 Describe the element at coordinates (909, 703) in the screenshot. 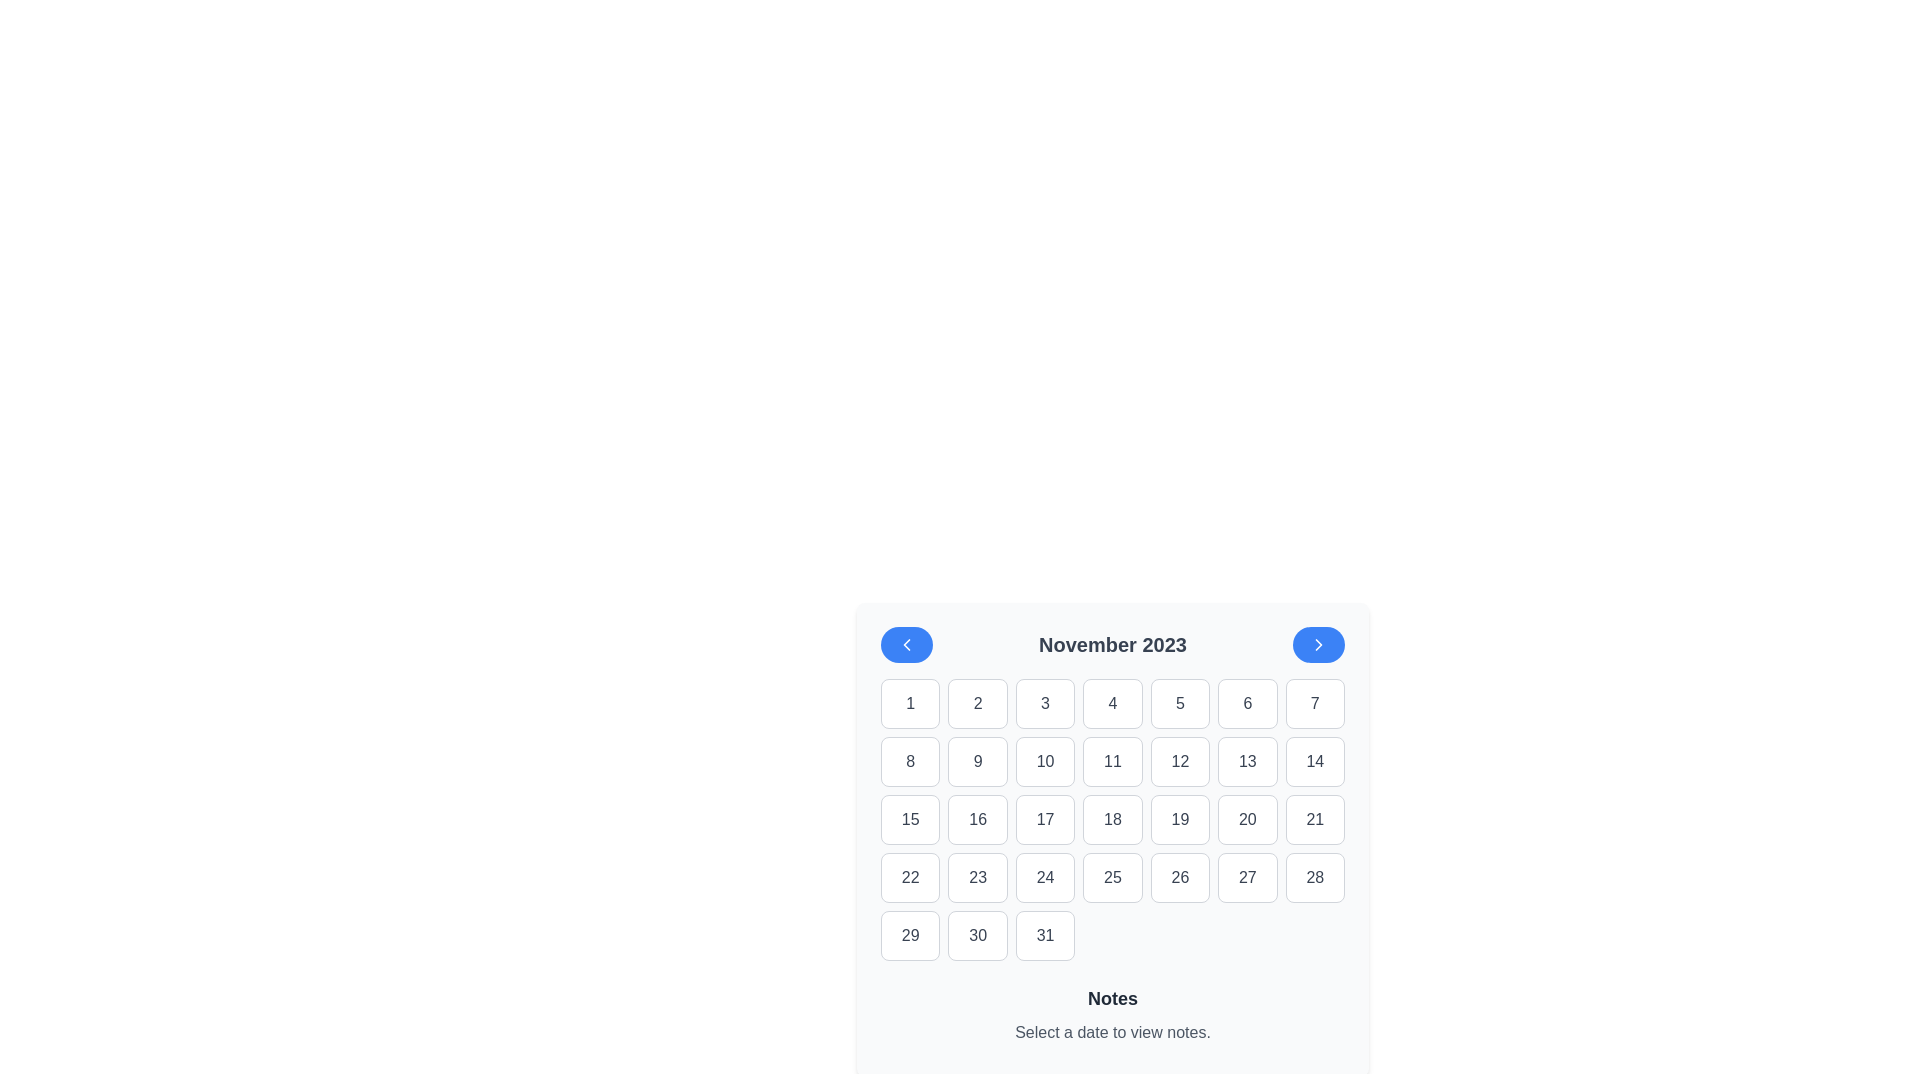

I see `the first button in the calendar grid layout` at that location.